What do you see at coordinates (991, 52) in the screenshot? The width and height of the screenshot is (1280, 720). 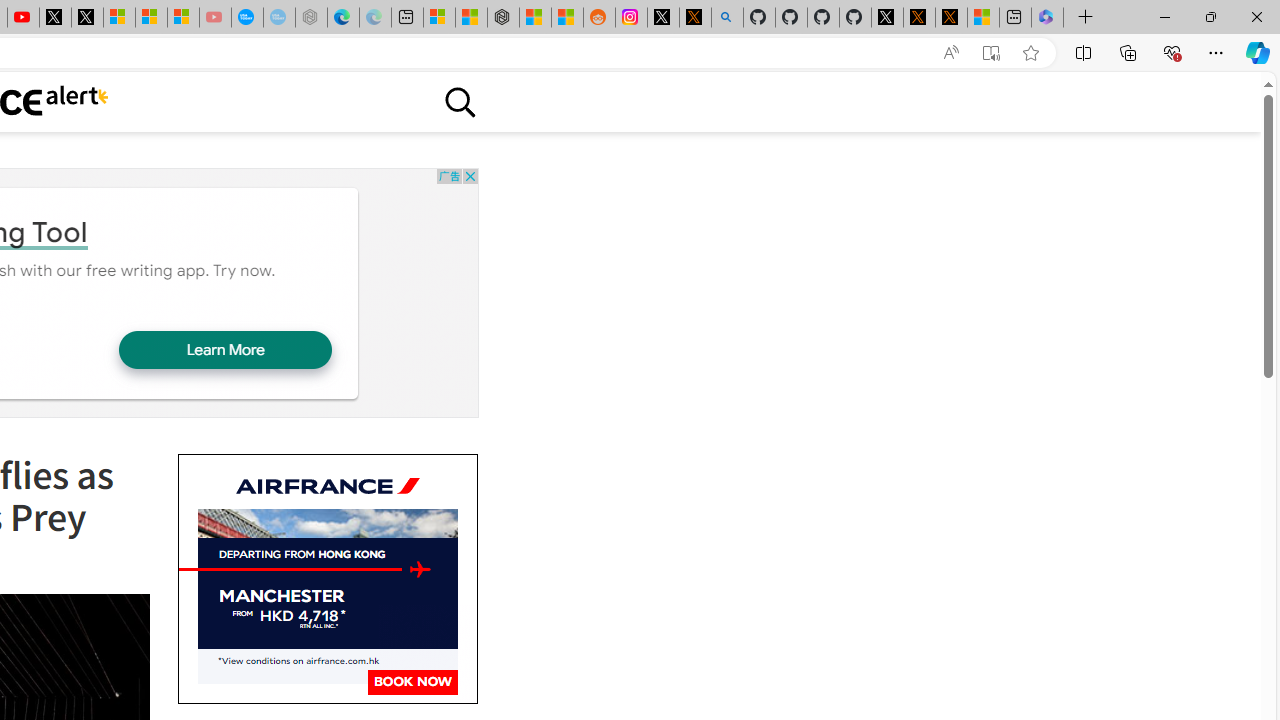 I see `'Enter Immersive Reader (F9)'` at bounding box center [991, 52].